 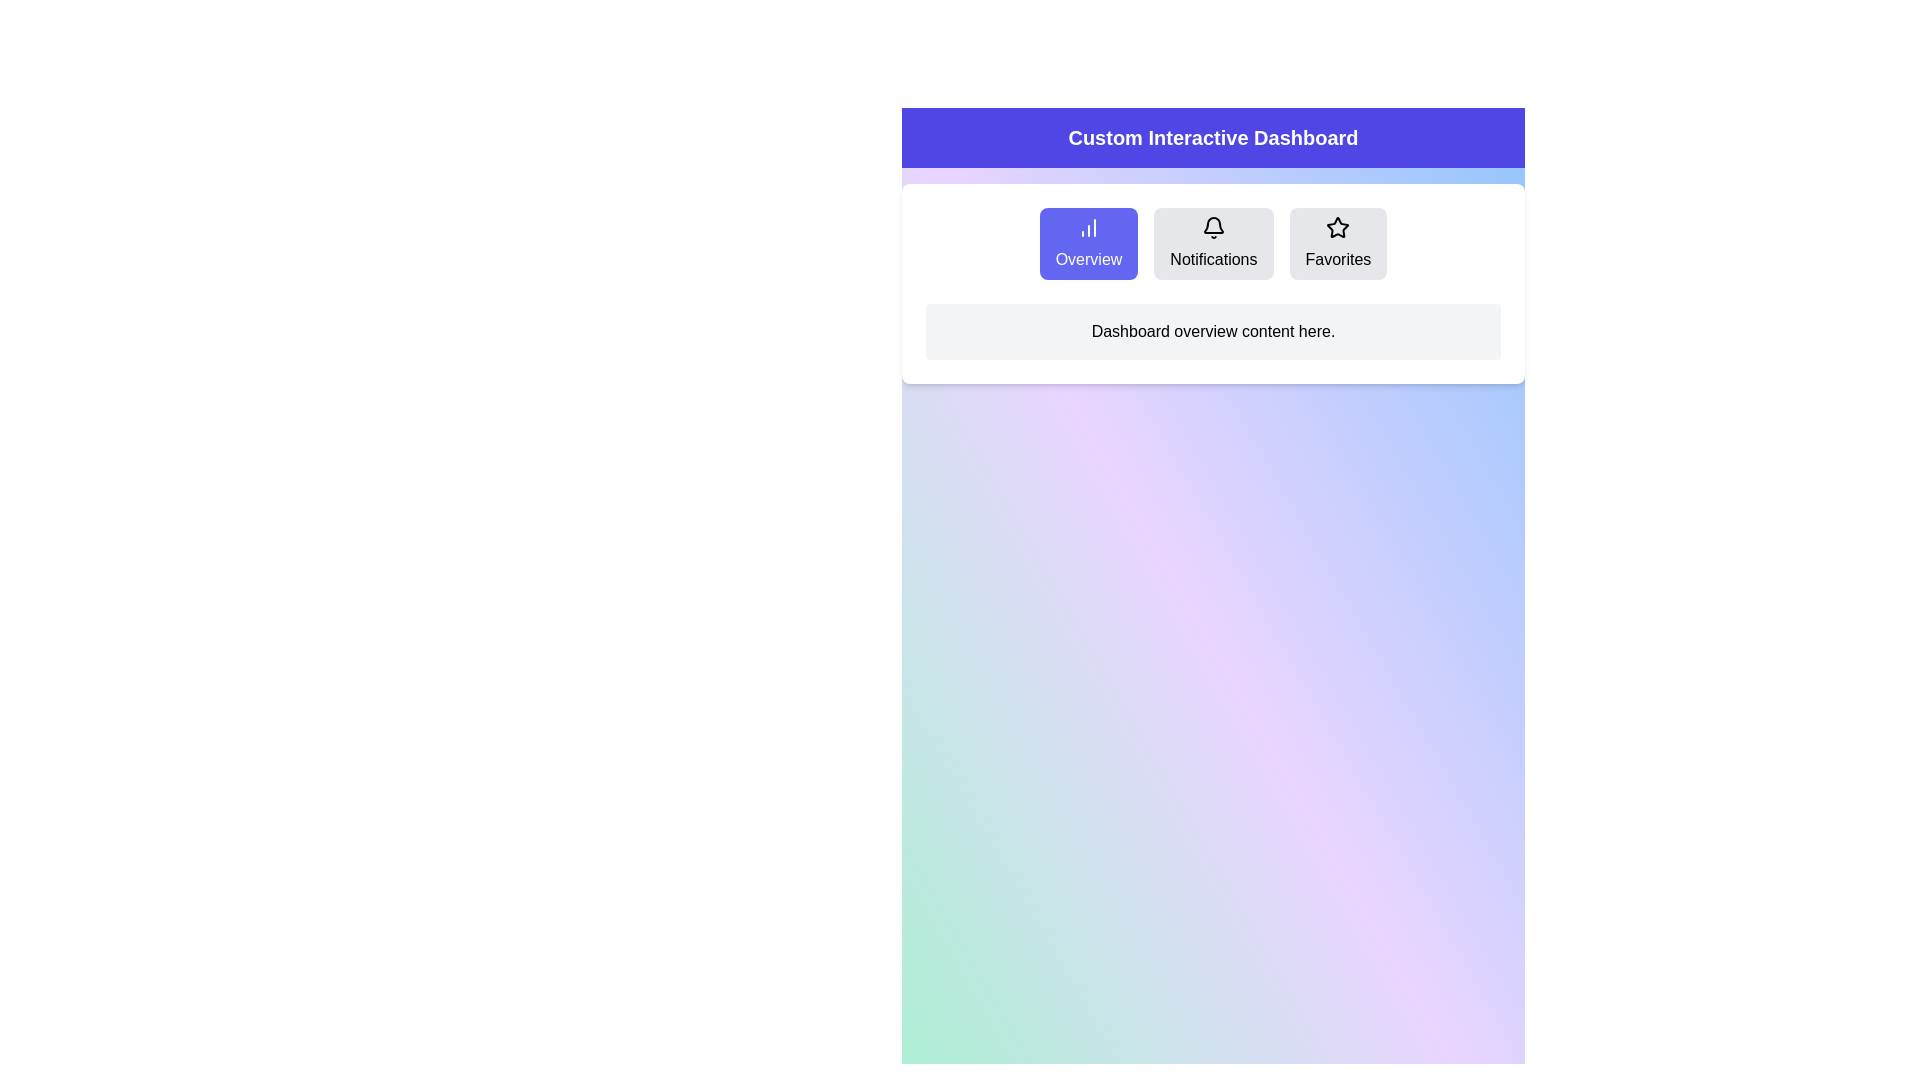 What do you see at coordinates (1088, 242) in the screenshot?
I see `the Overview tab in the dashboard` at bounding box center [1088, 242].